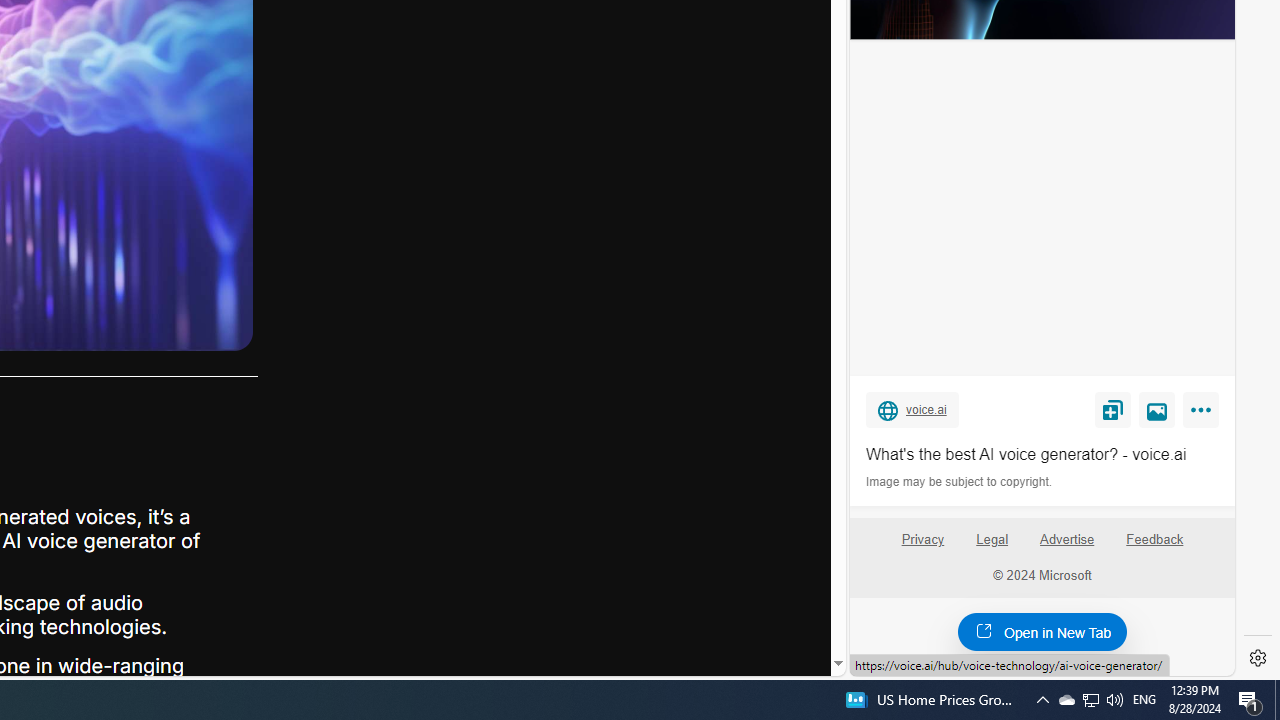 This screenshot has width=1280, height=720. What do you see at coordinates (1257, 658) in the screenshot?
I see `'Settings'` at bounding box center [1257, 658].